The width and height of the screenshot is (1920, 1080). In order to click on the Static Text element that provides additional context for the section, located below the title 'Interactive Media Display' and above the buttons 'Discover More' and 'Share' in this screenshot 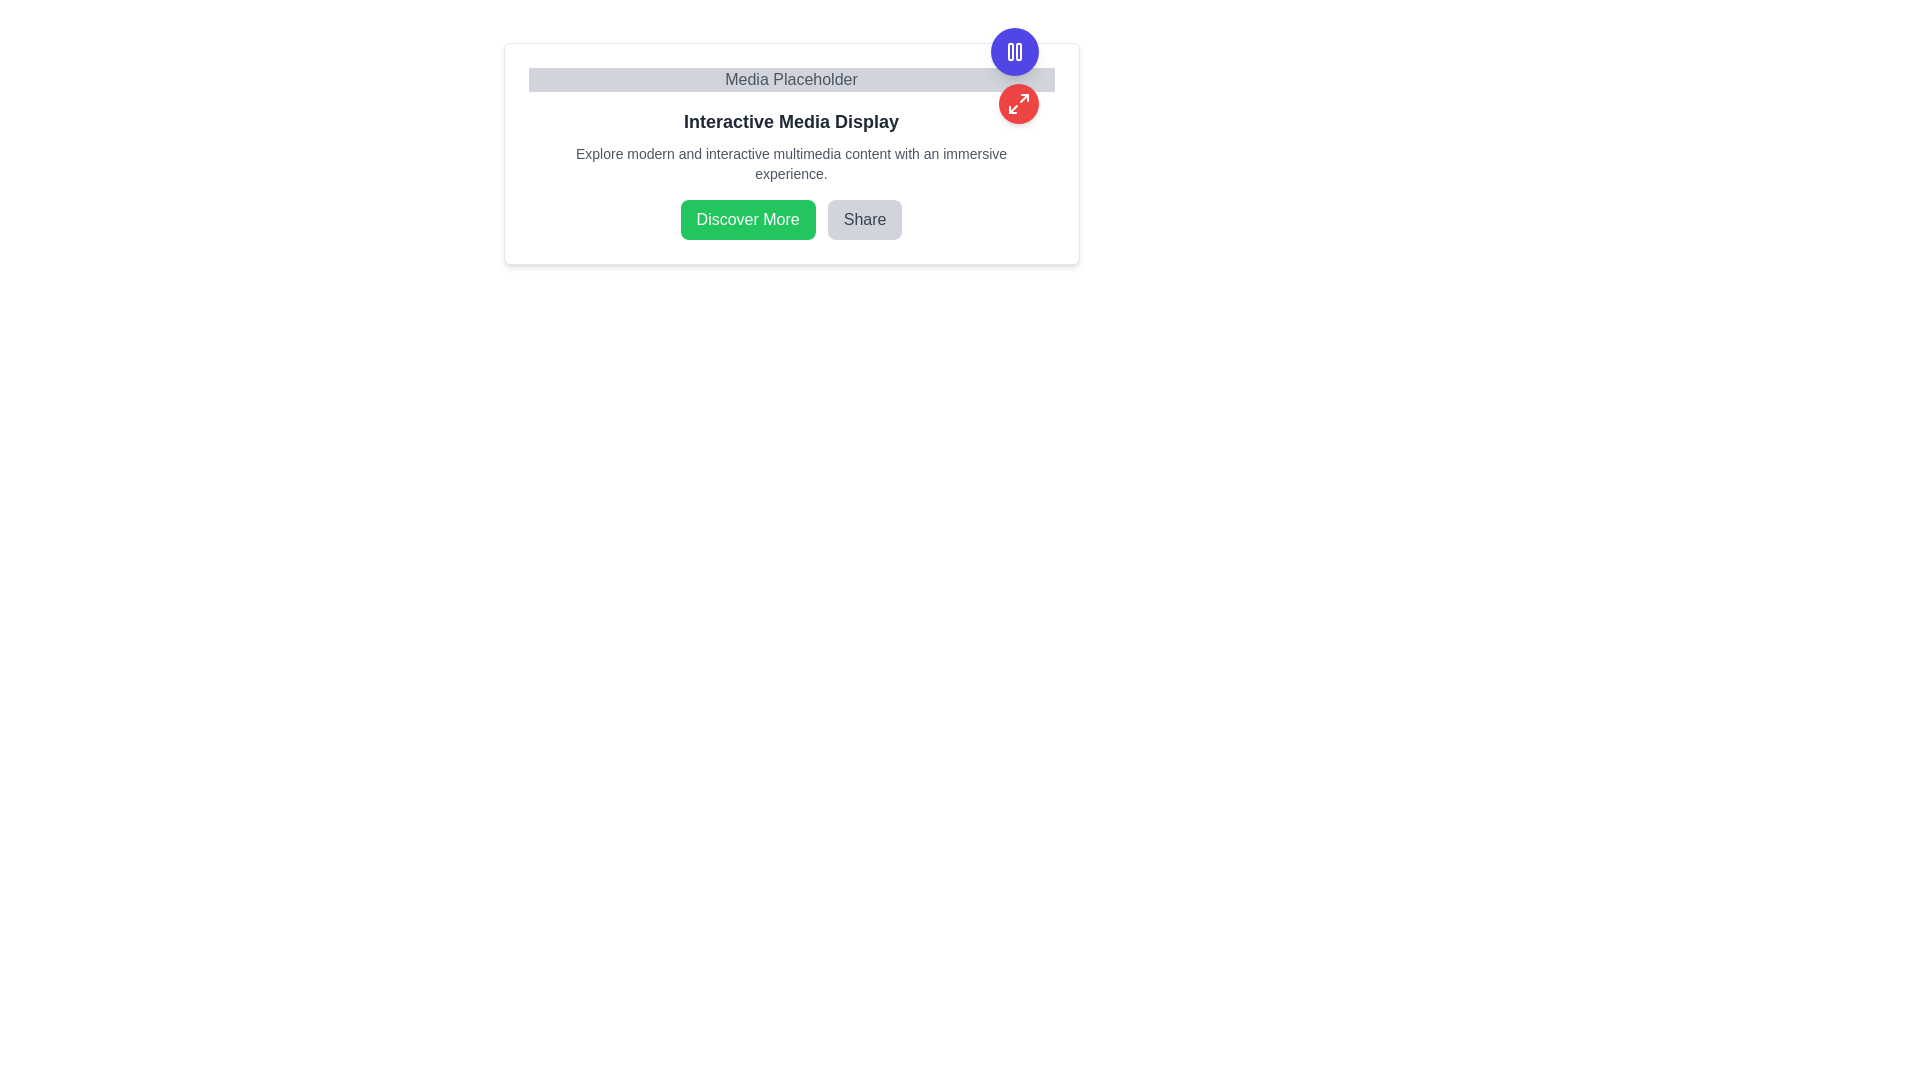, I will do `click(790, 163)`.